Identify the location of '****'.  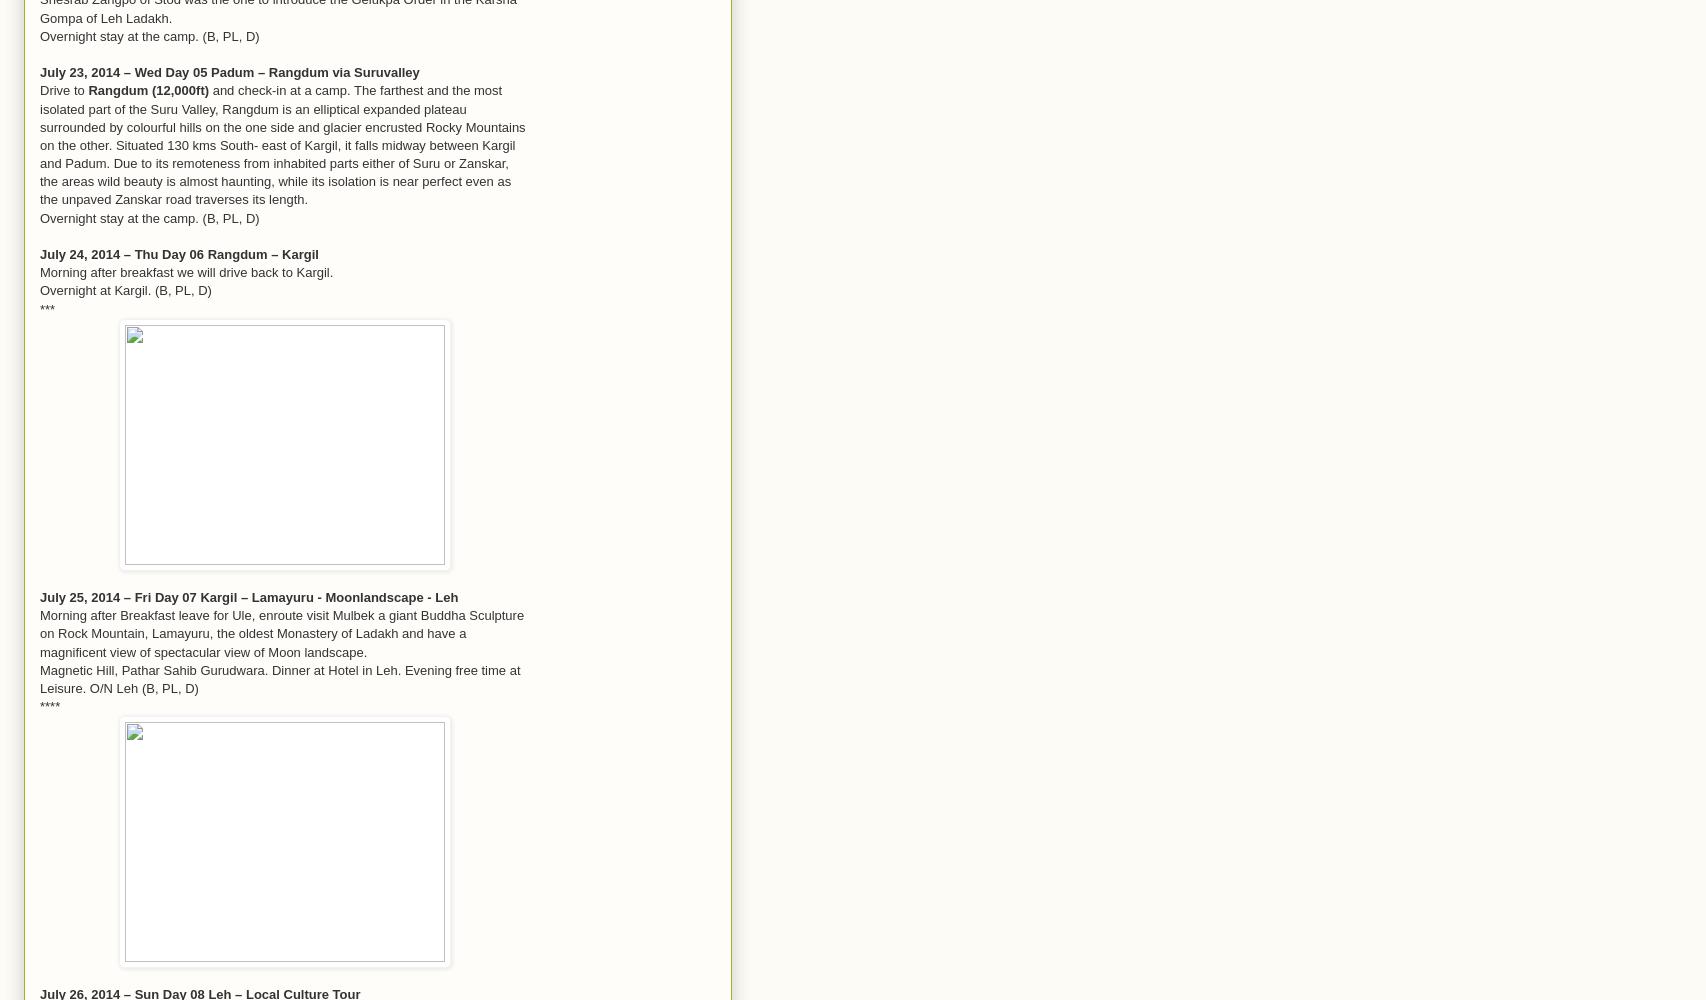
(49, 705).